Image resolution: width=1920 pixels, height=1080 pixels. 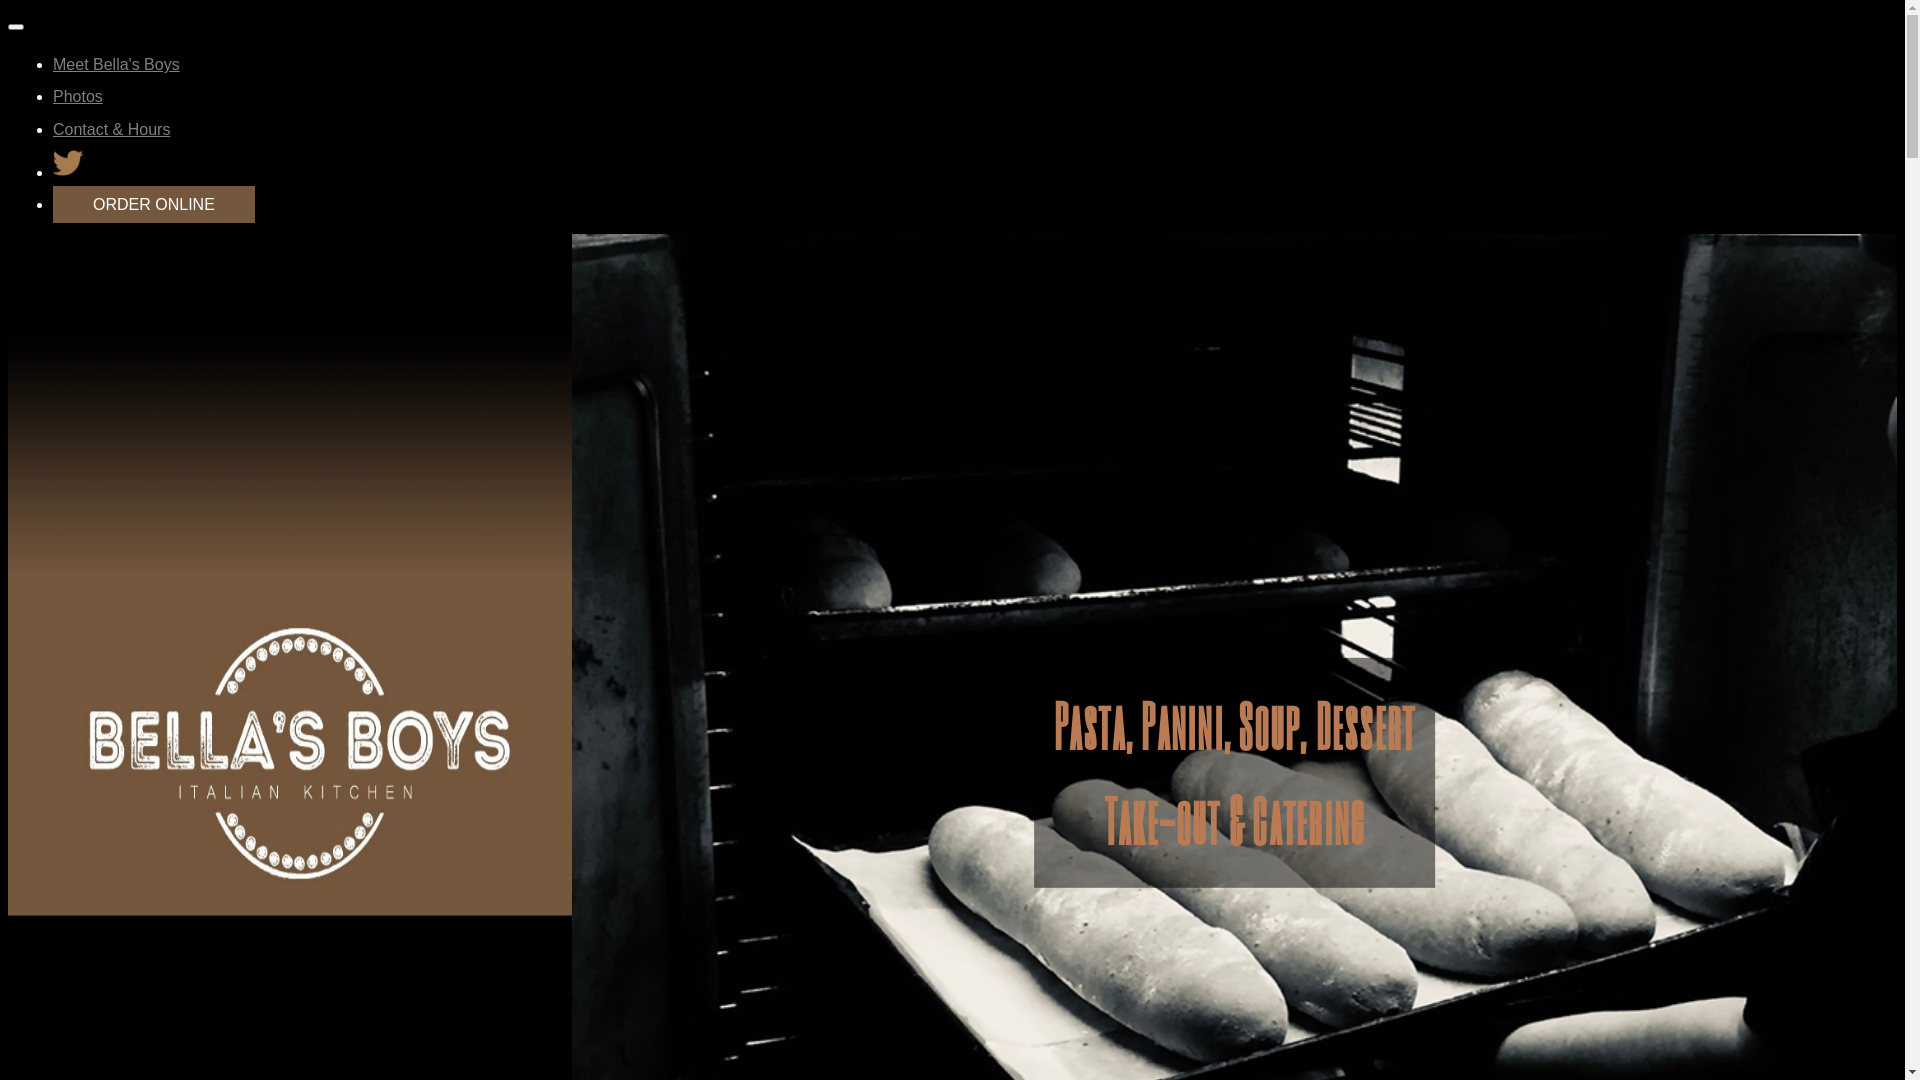 What do you see at coordinates (52, 204) in the screenshot?
I see `'ORDER ONLINE'` at bounding box center [52, 204].